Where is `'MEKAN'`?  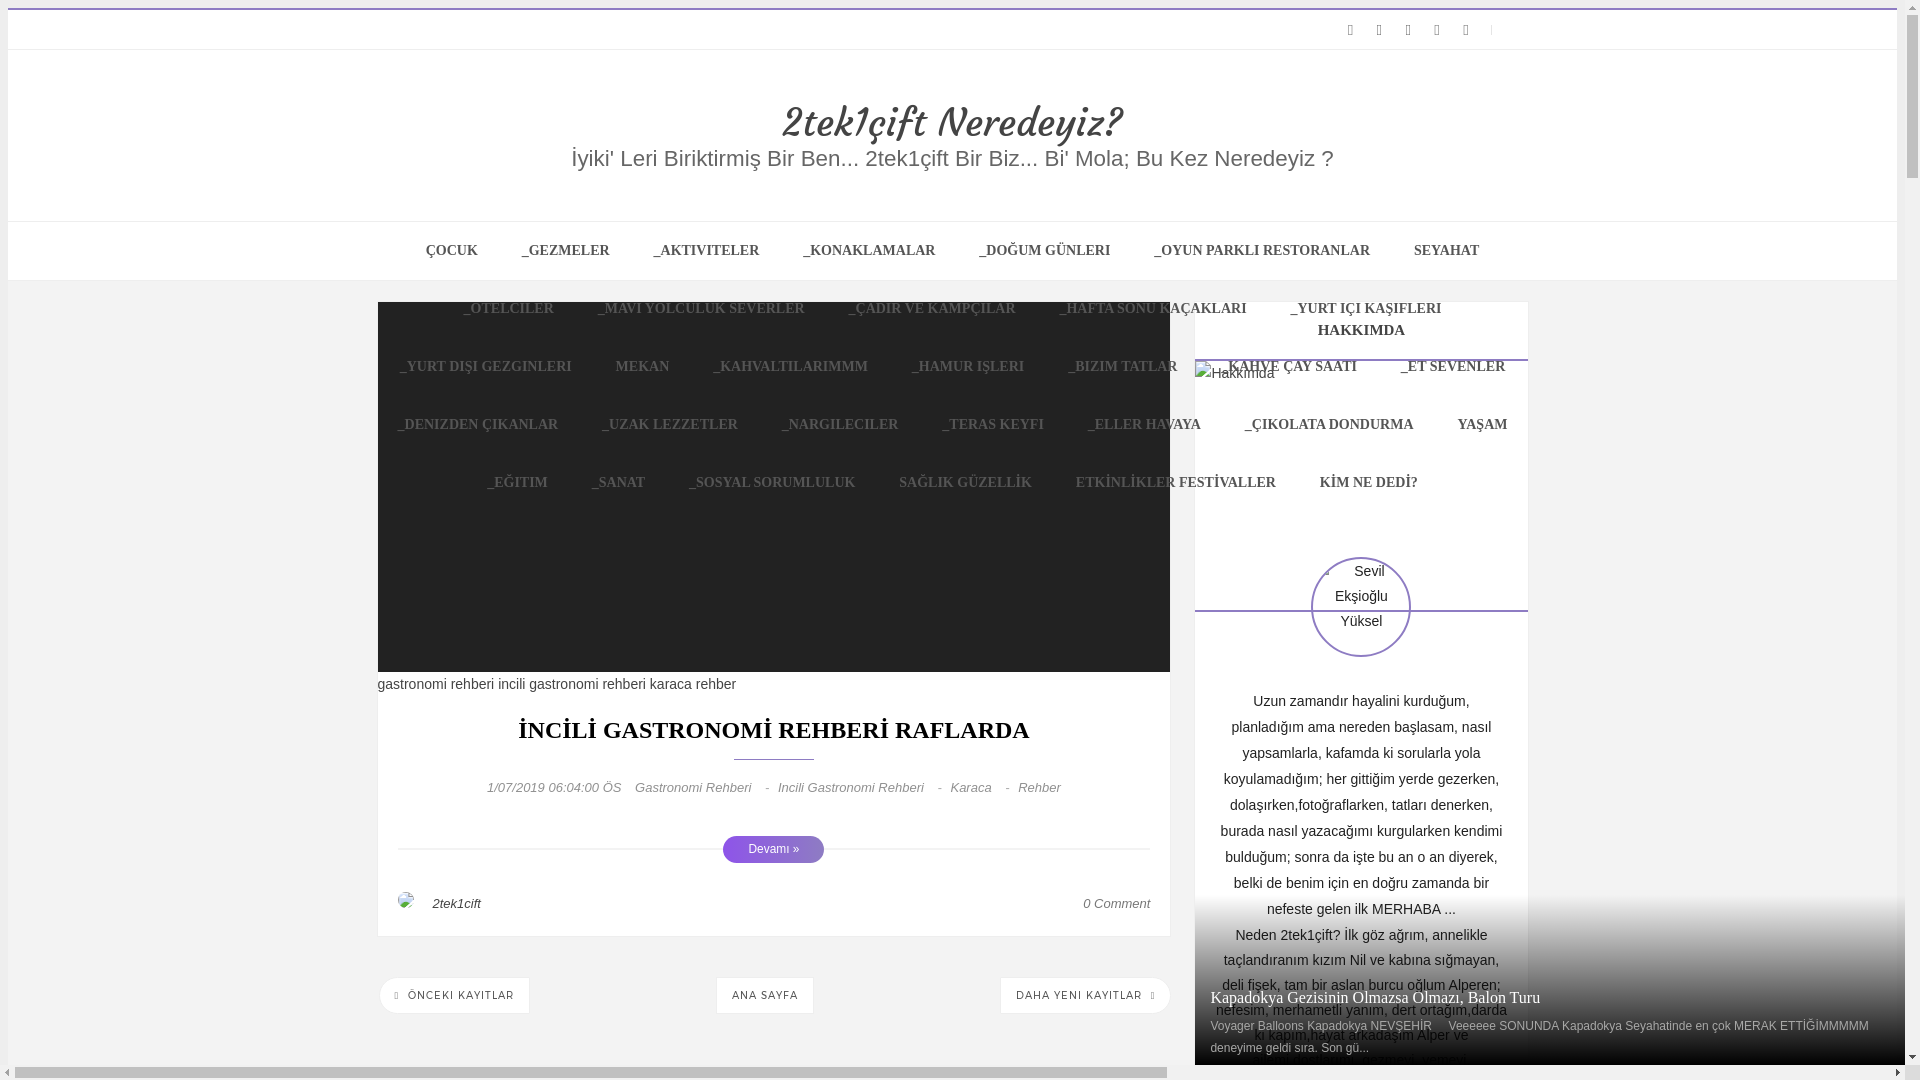 'MEKAN' is located at coordinates (643, 366).